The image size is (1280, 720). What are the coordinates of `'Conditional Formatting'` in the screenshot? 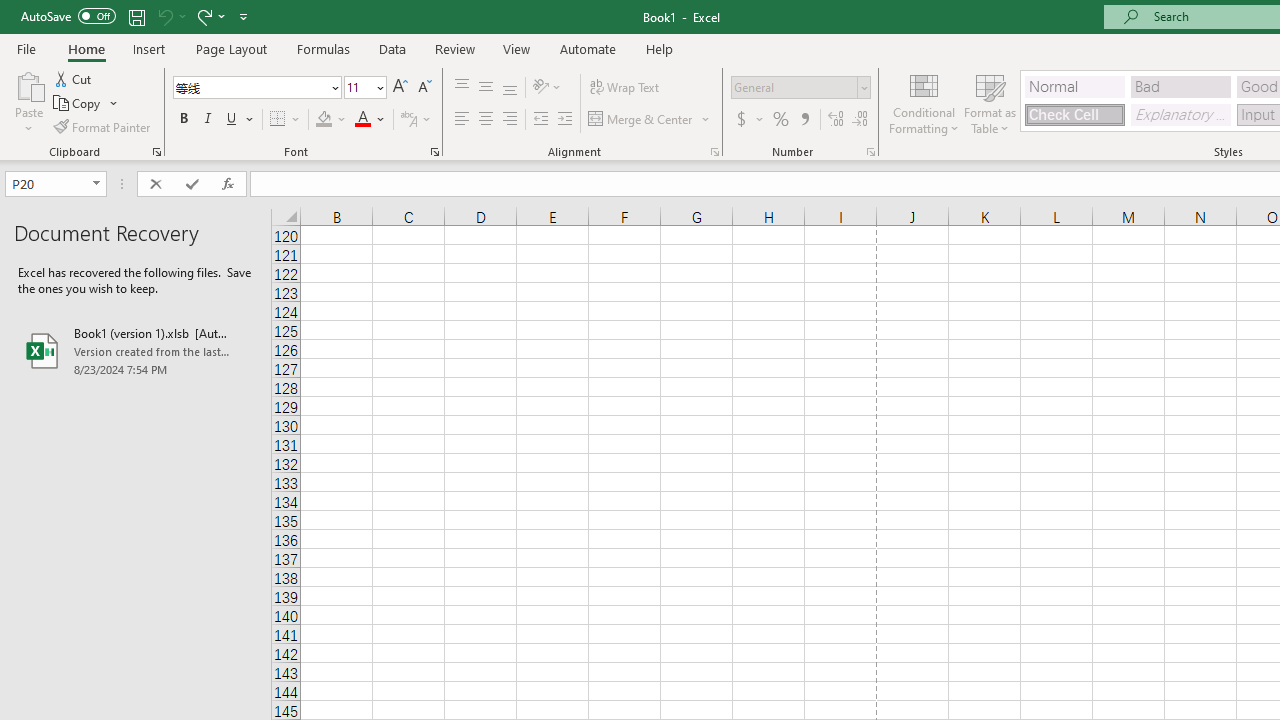 It's located at (923, 103).